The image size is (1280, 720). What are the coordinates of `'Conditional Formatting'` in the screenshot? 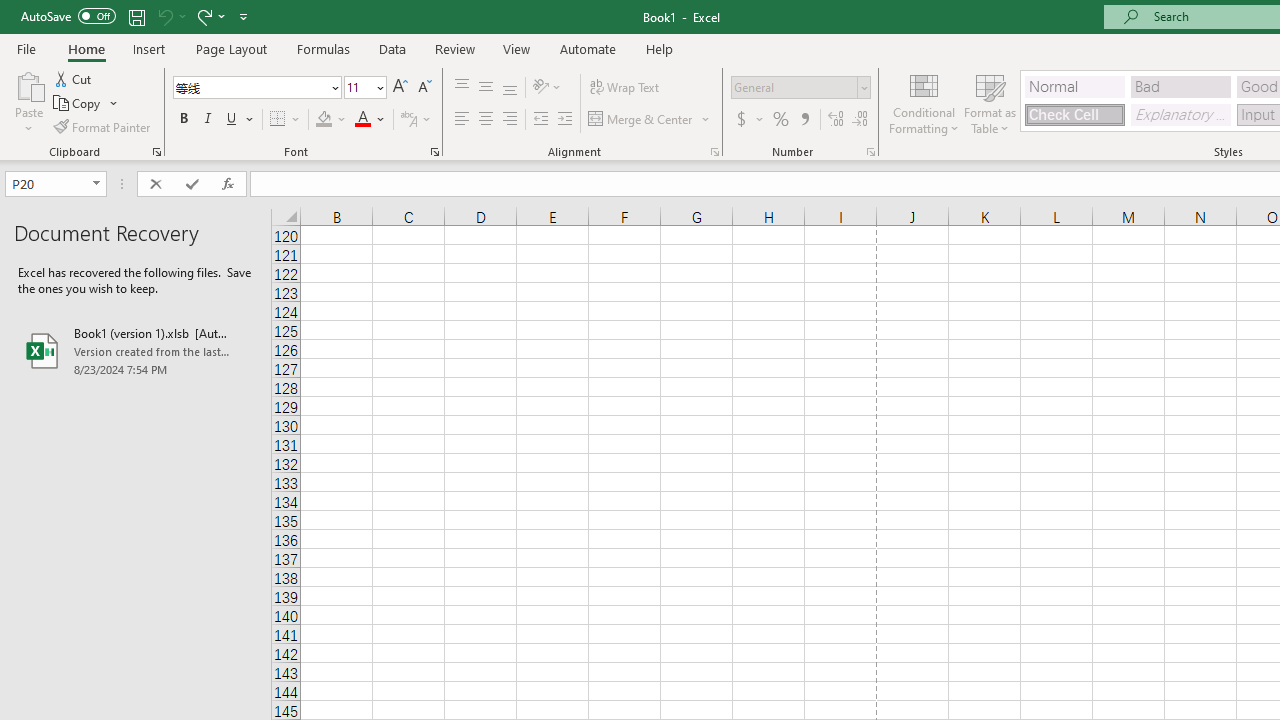 It's located at (923, 103).